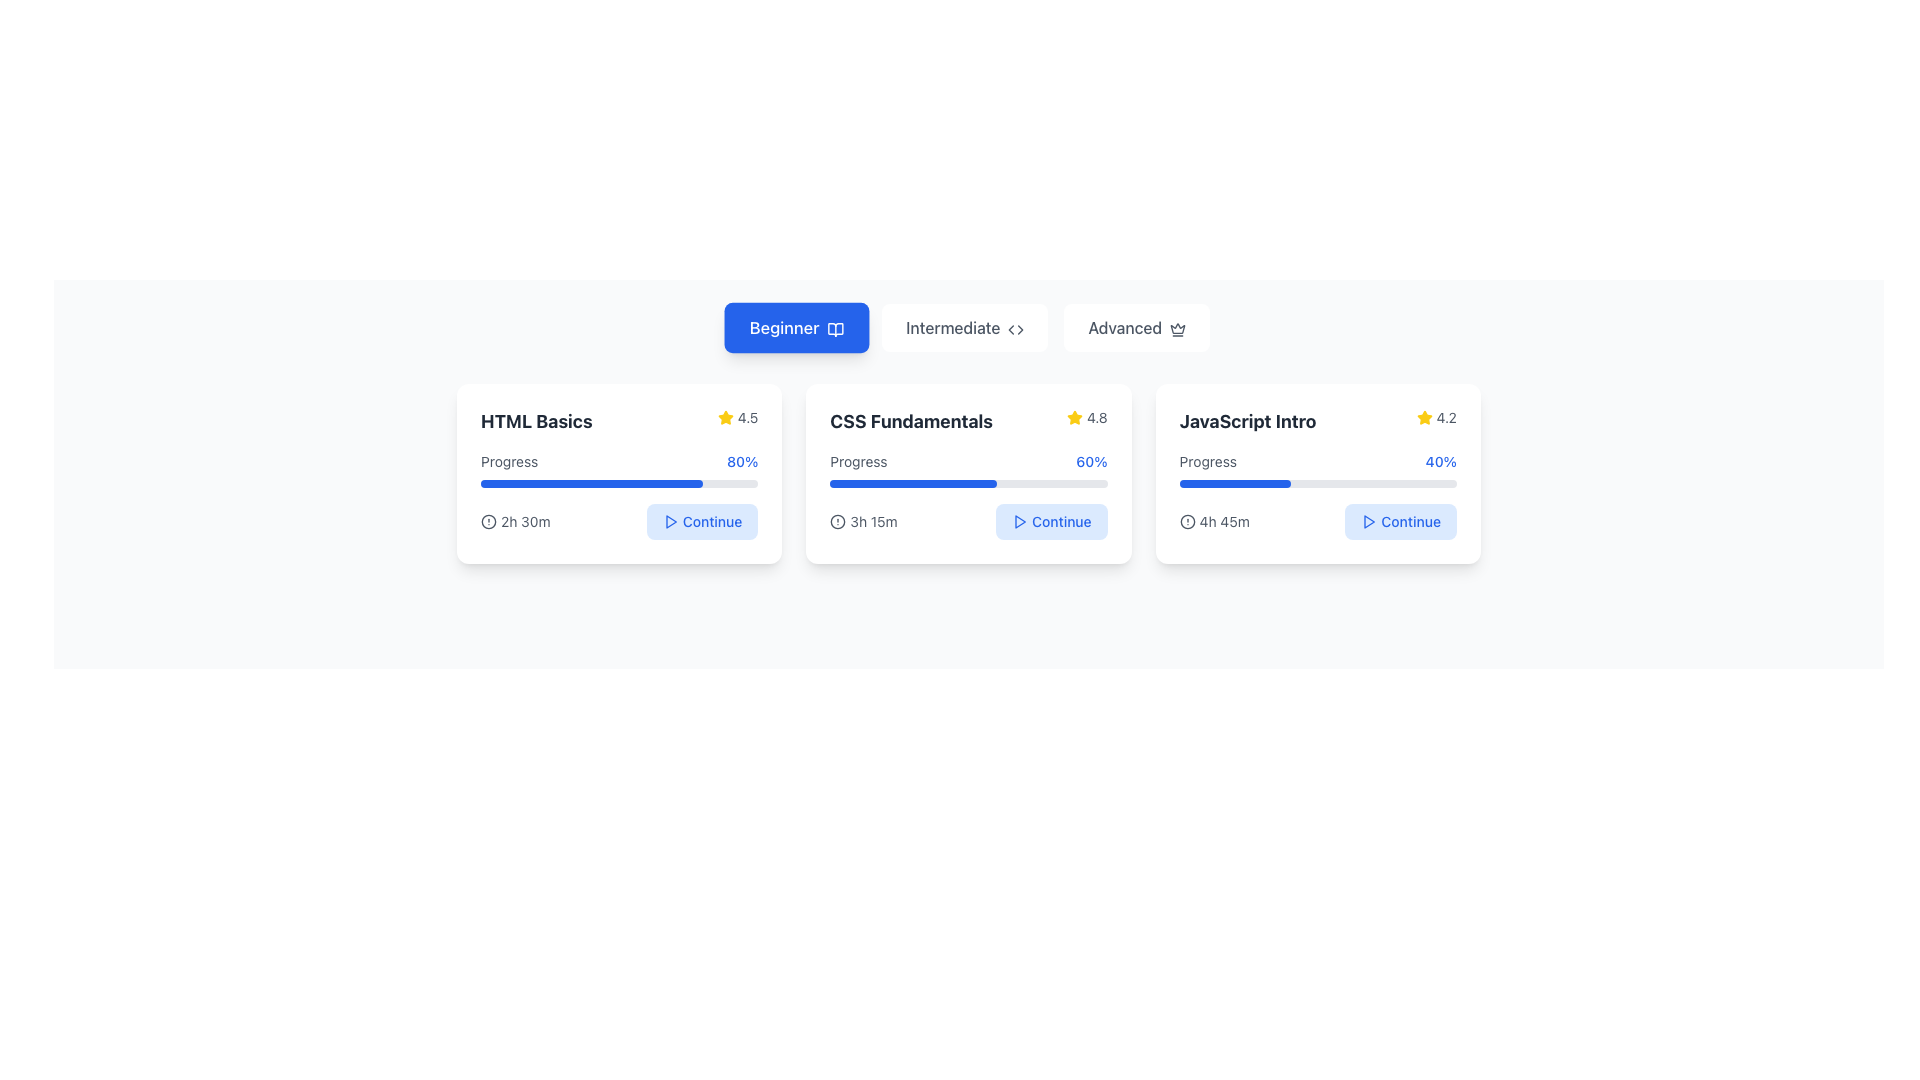  Describe the element at coordinates (910, 420) in the screenshot. I see `text label 'CSS Fundamentals' which is displayed in bold, large-sized font at the center-top of the course information card` at that location.